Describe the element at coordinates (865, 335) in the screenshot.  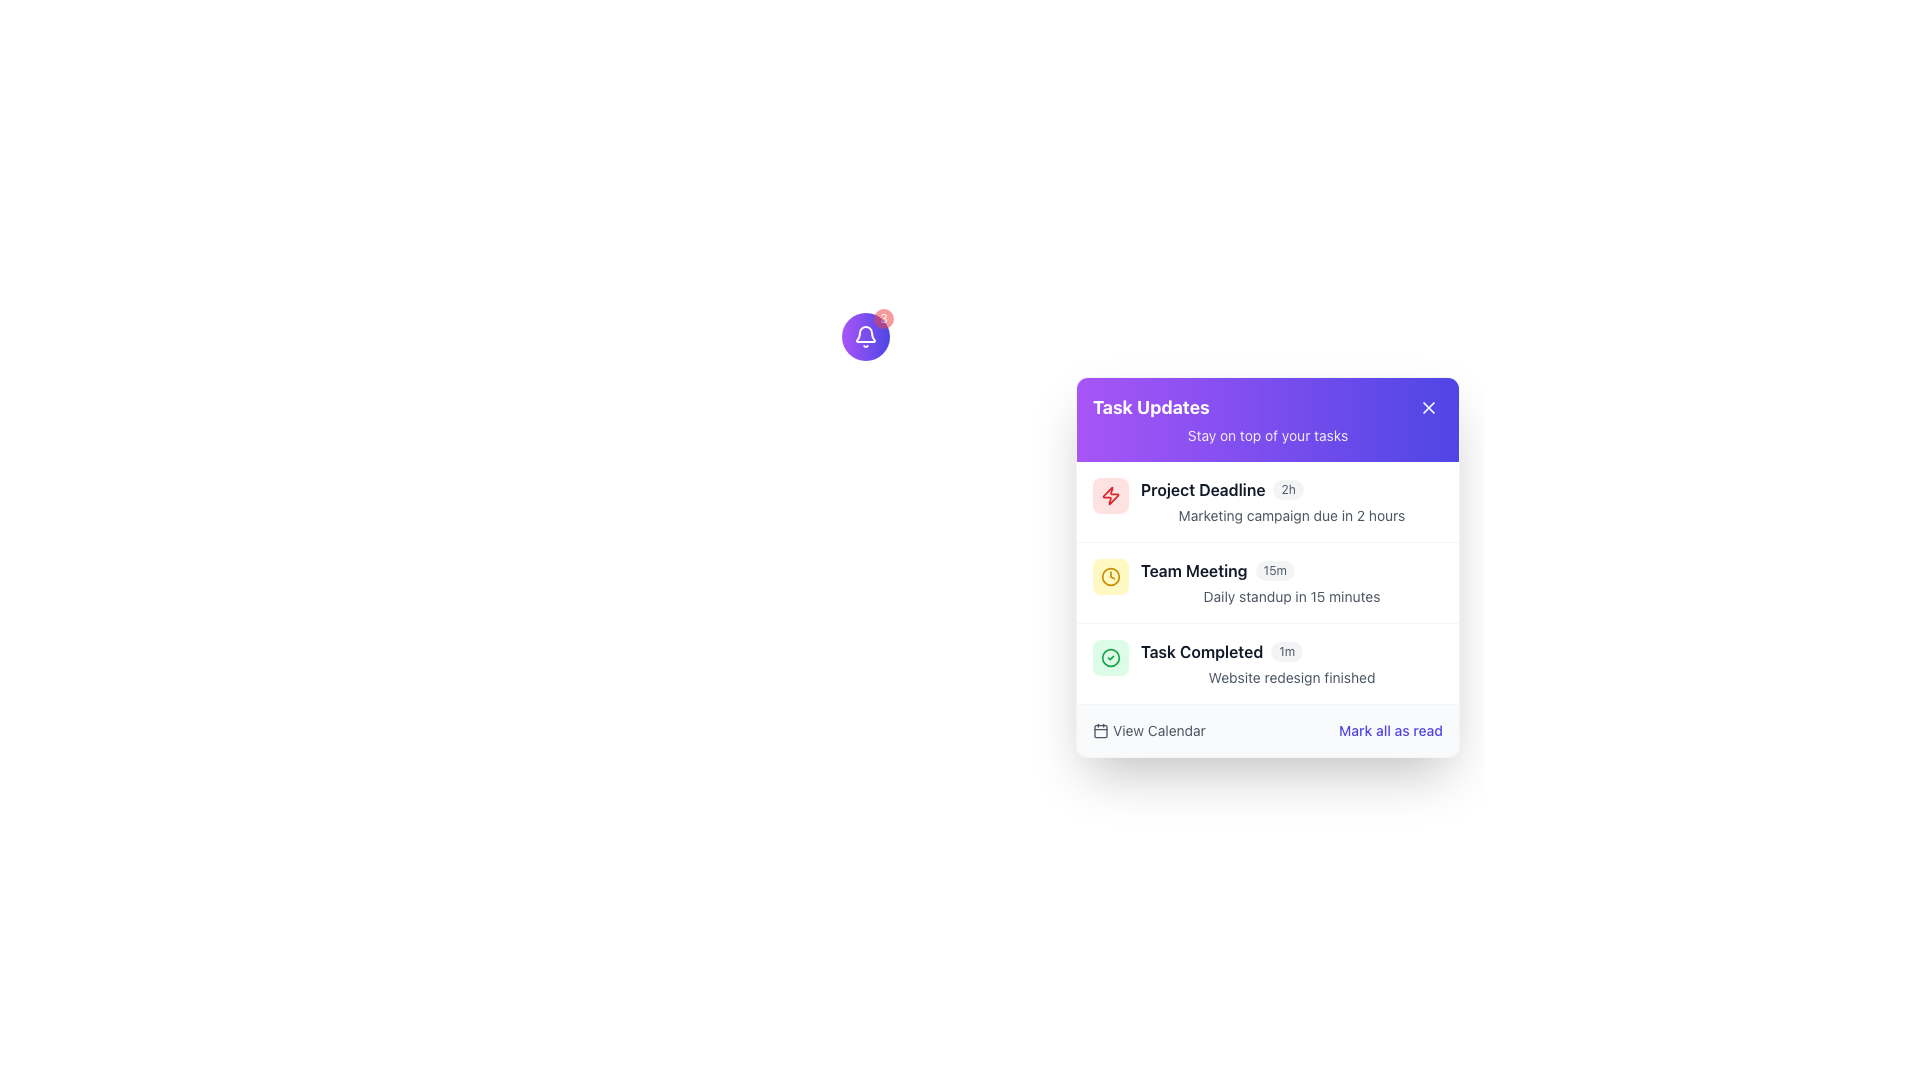
I see `the notification icon, which is a circular button with a purple gradient background and a red badge showing the number '3'` at that location.